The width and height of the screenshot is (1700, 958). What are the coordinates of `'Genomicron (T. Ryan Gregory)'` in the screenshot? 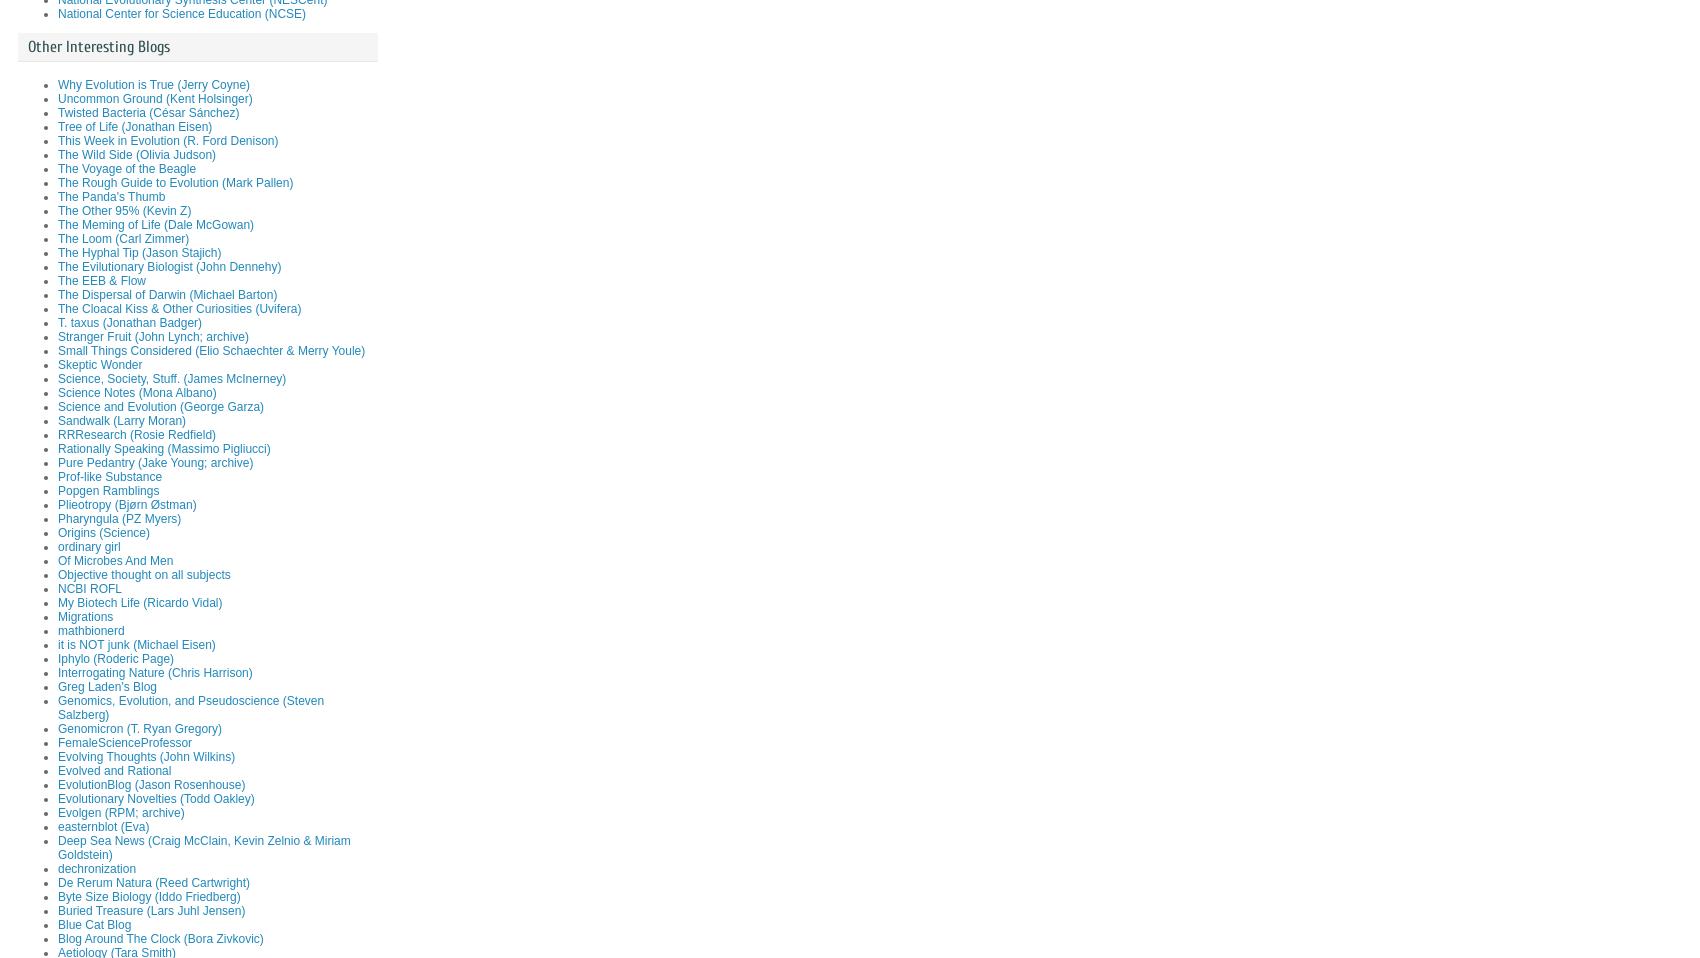 It's located at (139, 729).